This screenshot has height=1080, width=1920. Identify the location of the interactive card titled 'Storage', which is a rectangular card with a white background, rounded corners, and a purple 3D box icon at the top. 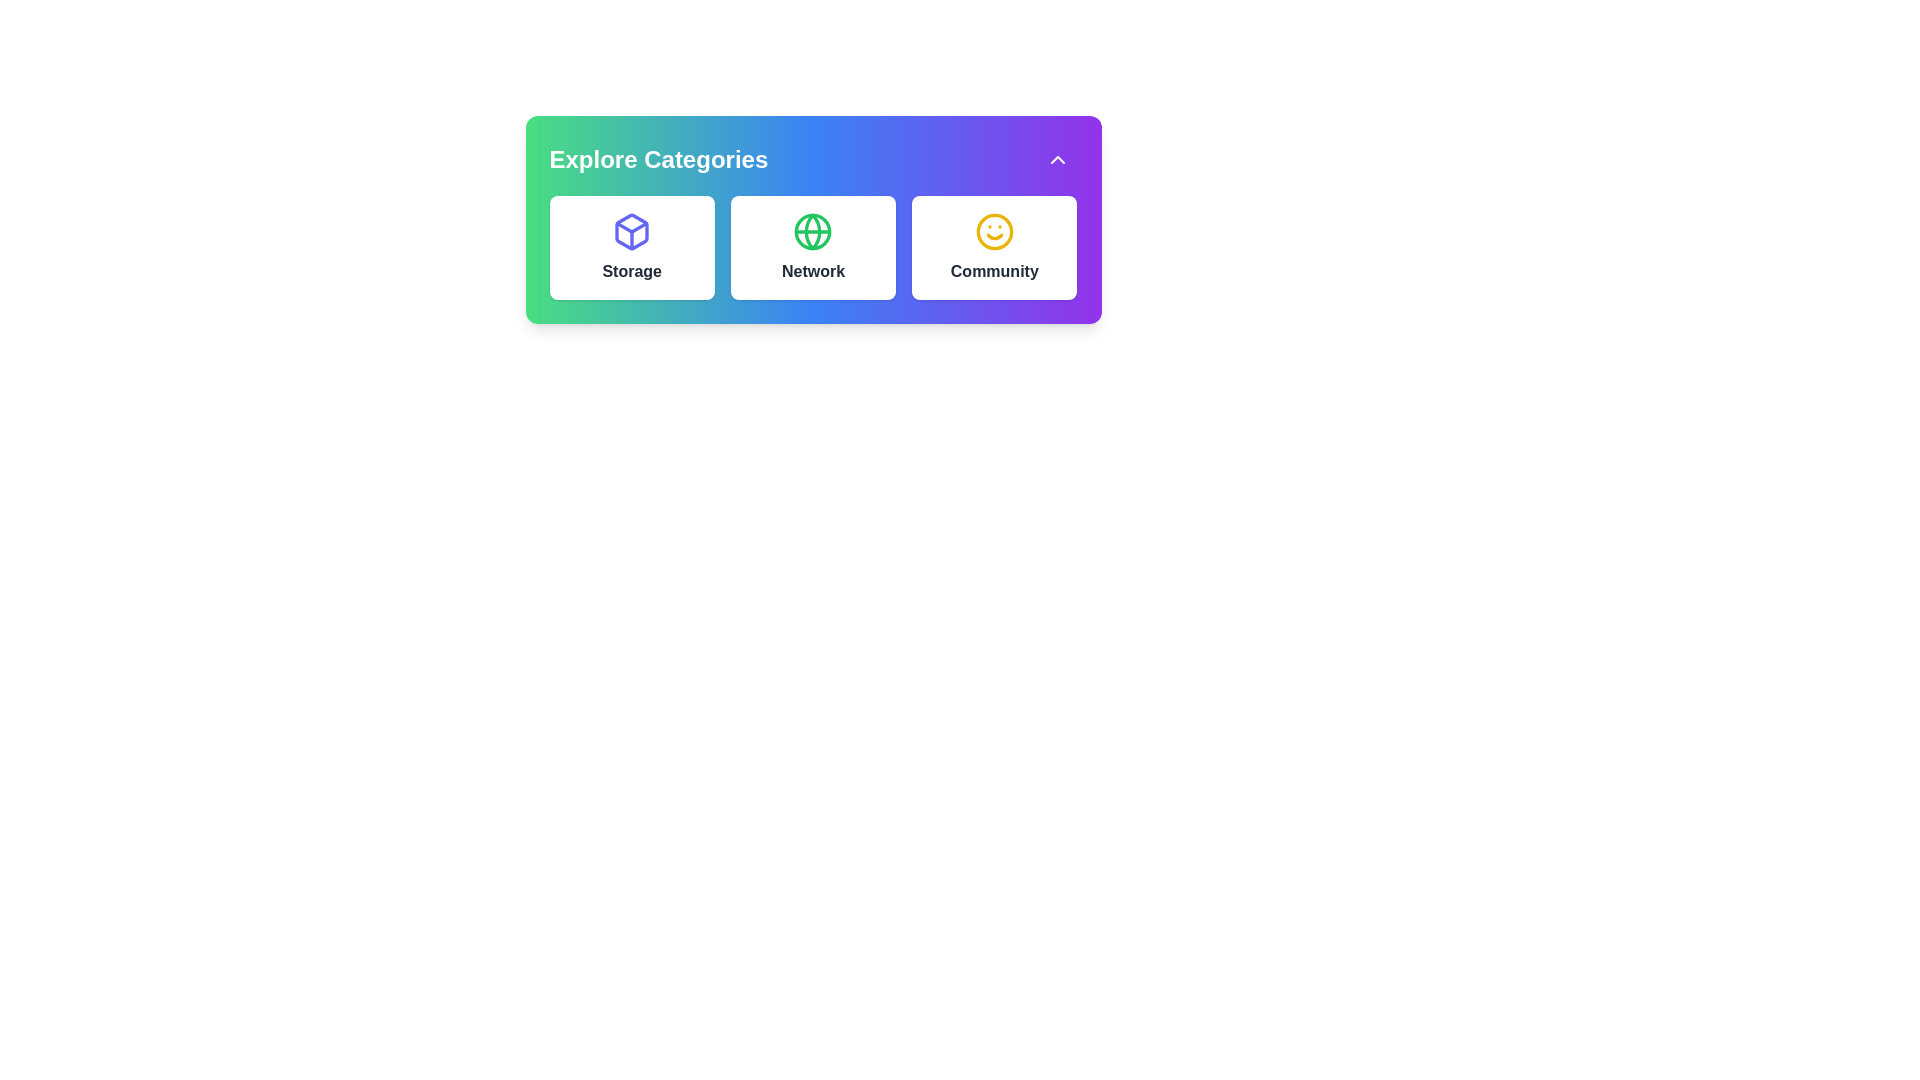
(631, 246).